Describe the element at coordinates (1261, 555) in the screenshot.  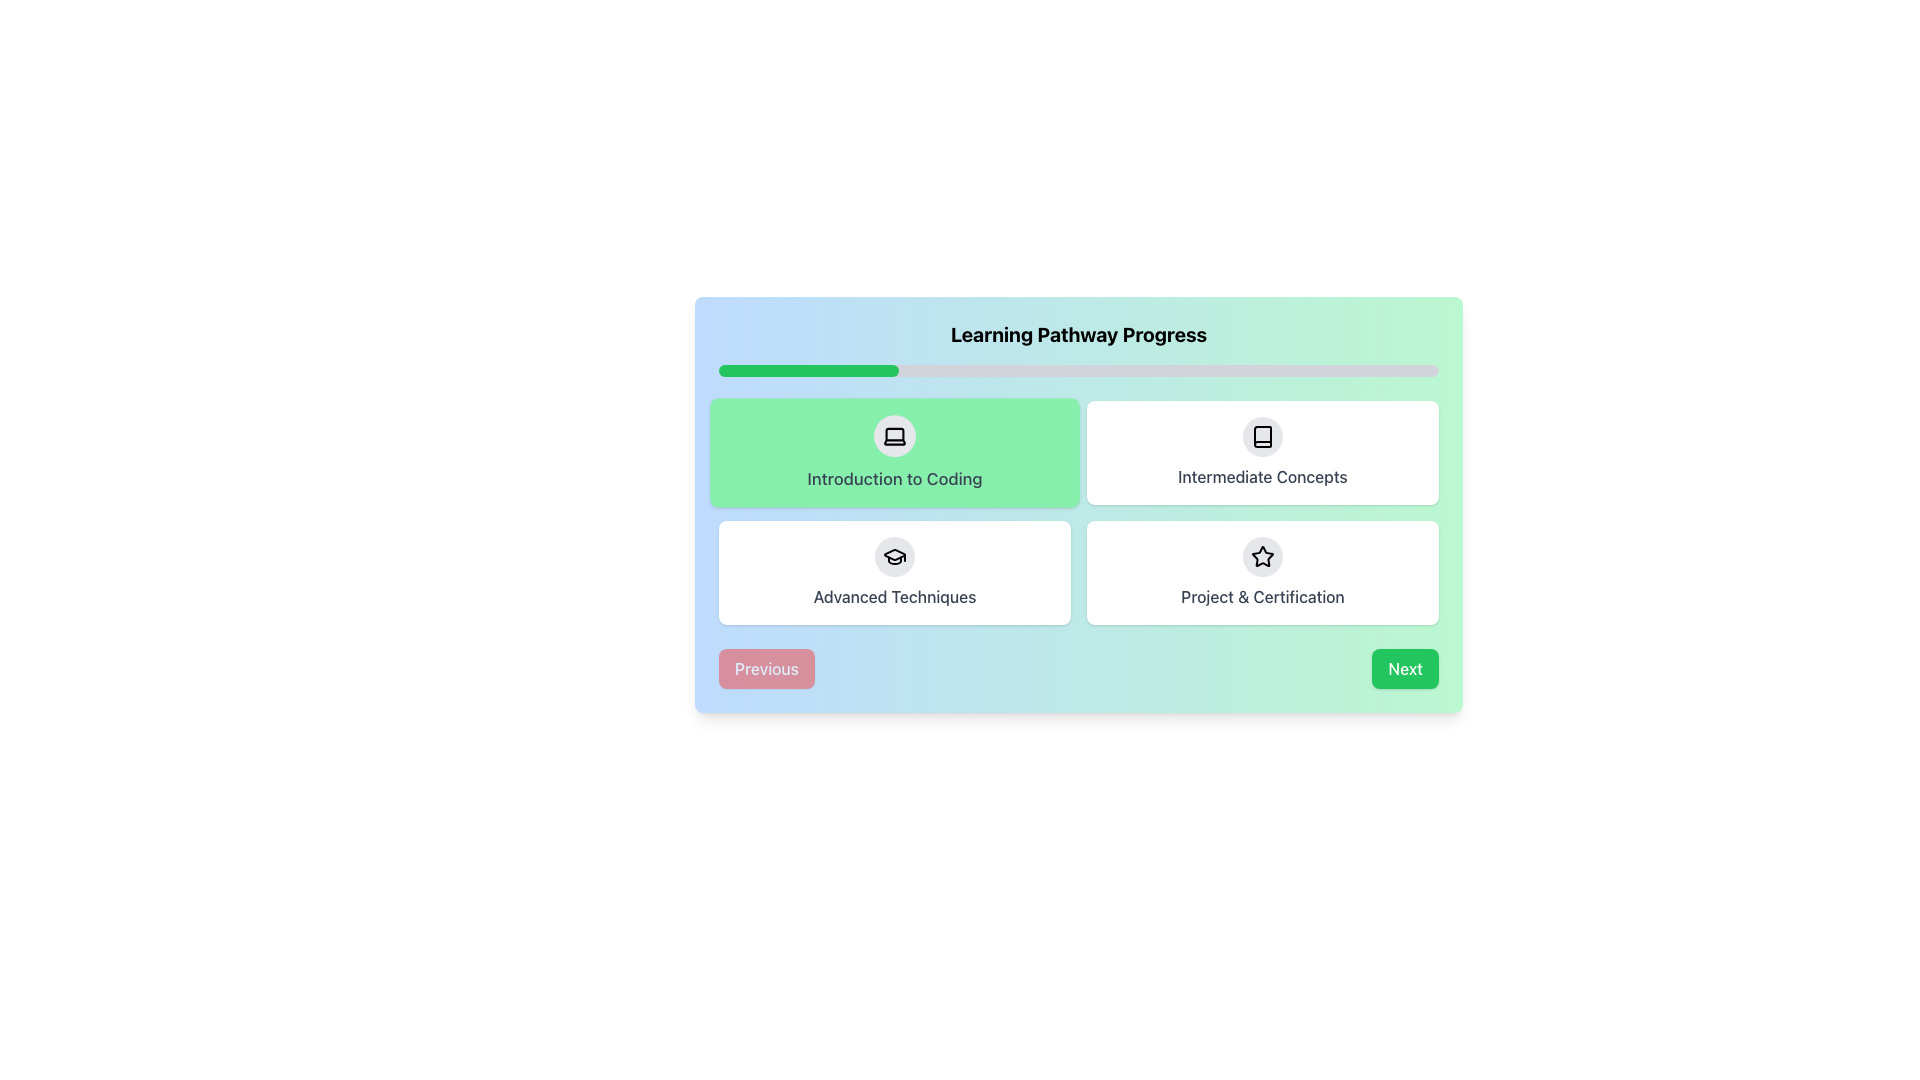
I see `the rating icon located in the upper-right quadrant of the 'Project & Certification' tile on the lower-right corner of the card grid layout` at that location.